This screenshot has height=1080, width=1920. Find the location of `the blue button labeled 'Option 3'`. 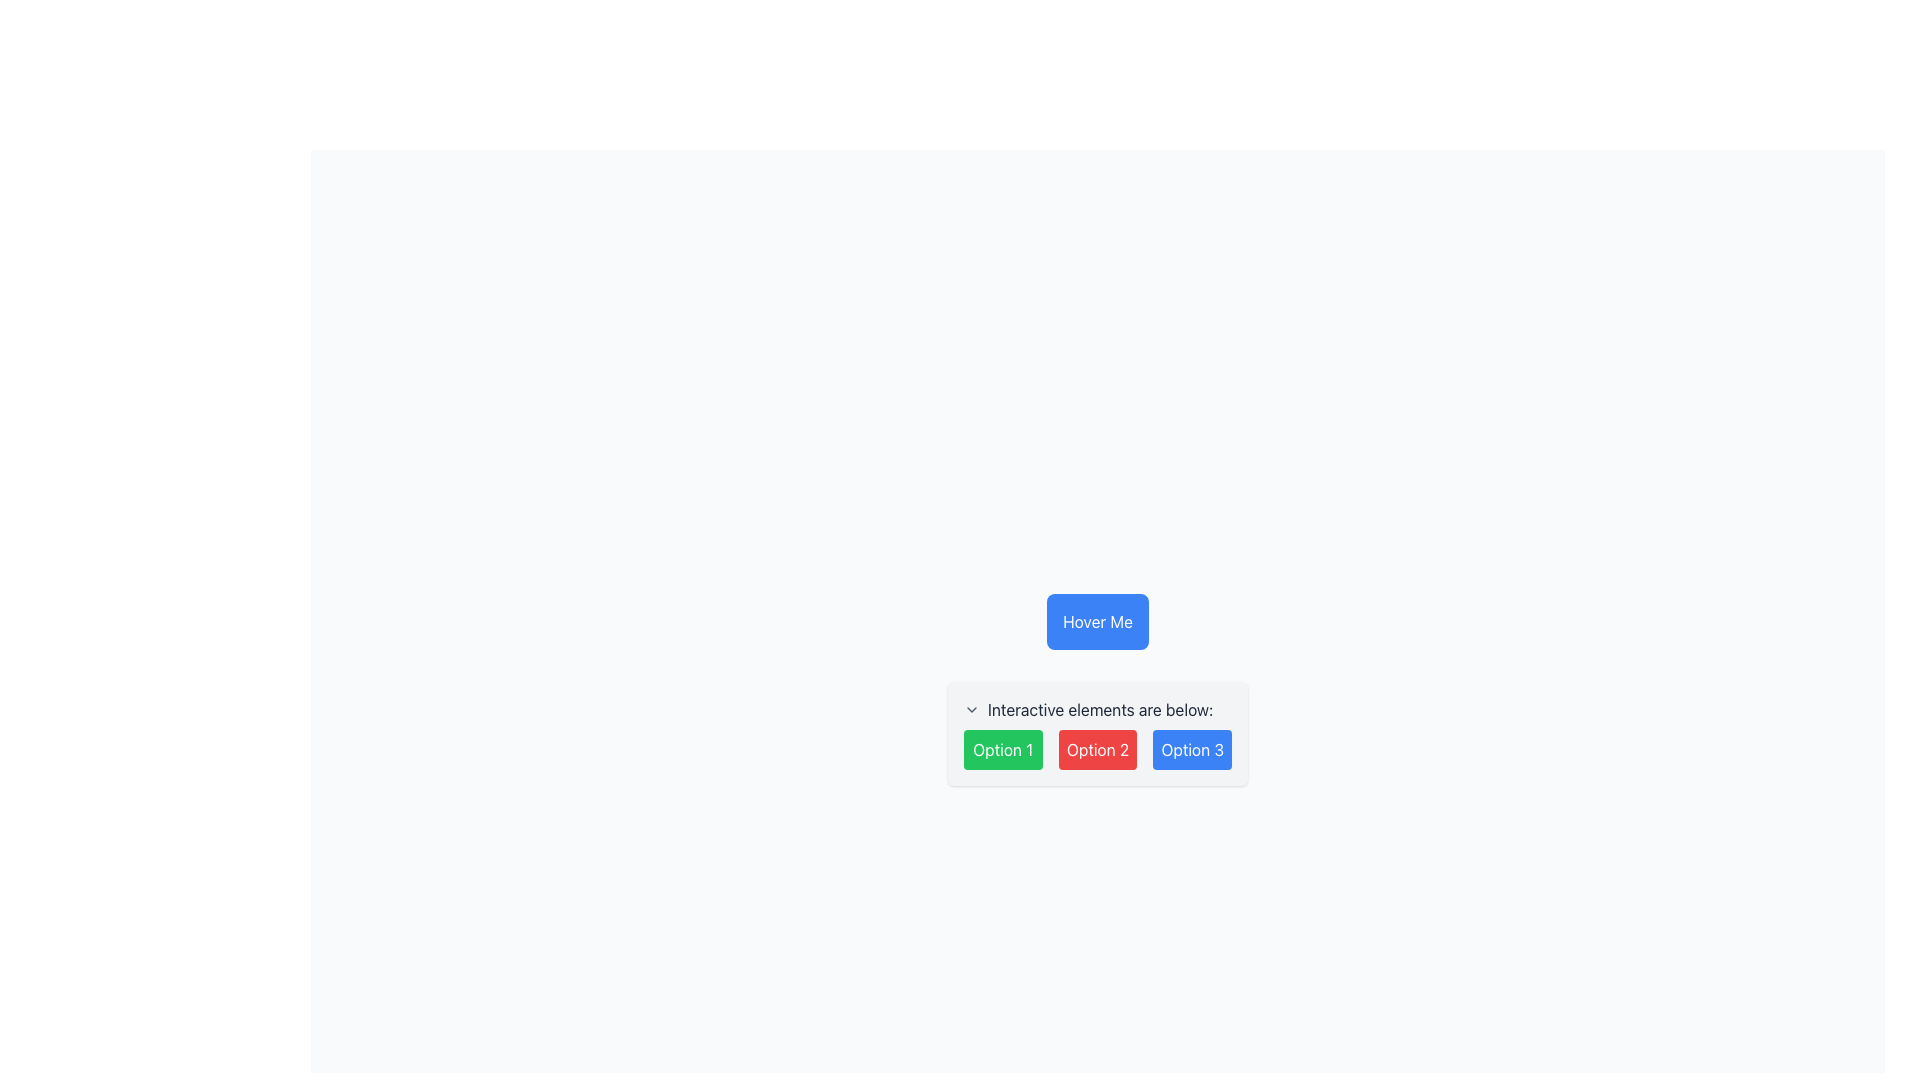

the blue button labeled 'Option 3' is located at coordinates (1191, 749).